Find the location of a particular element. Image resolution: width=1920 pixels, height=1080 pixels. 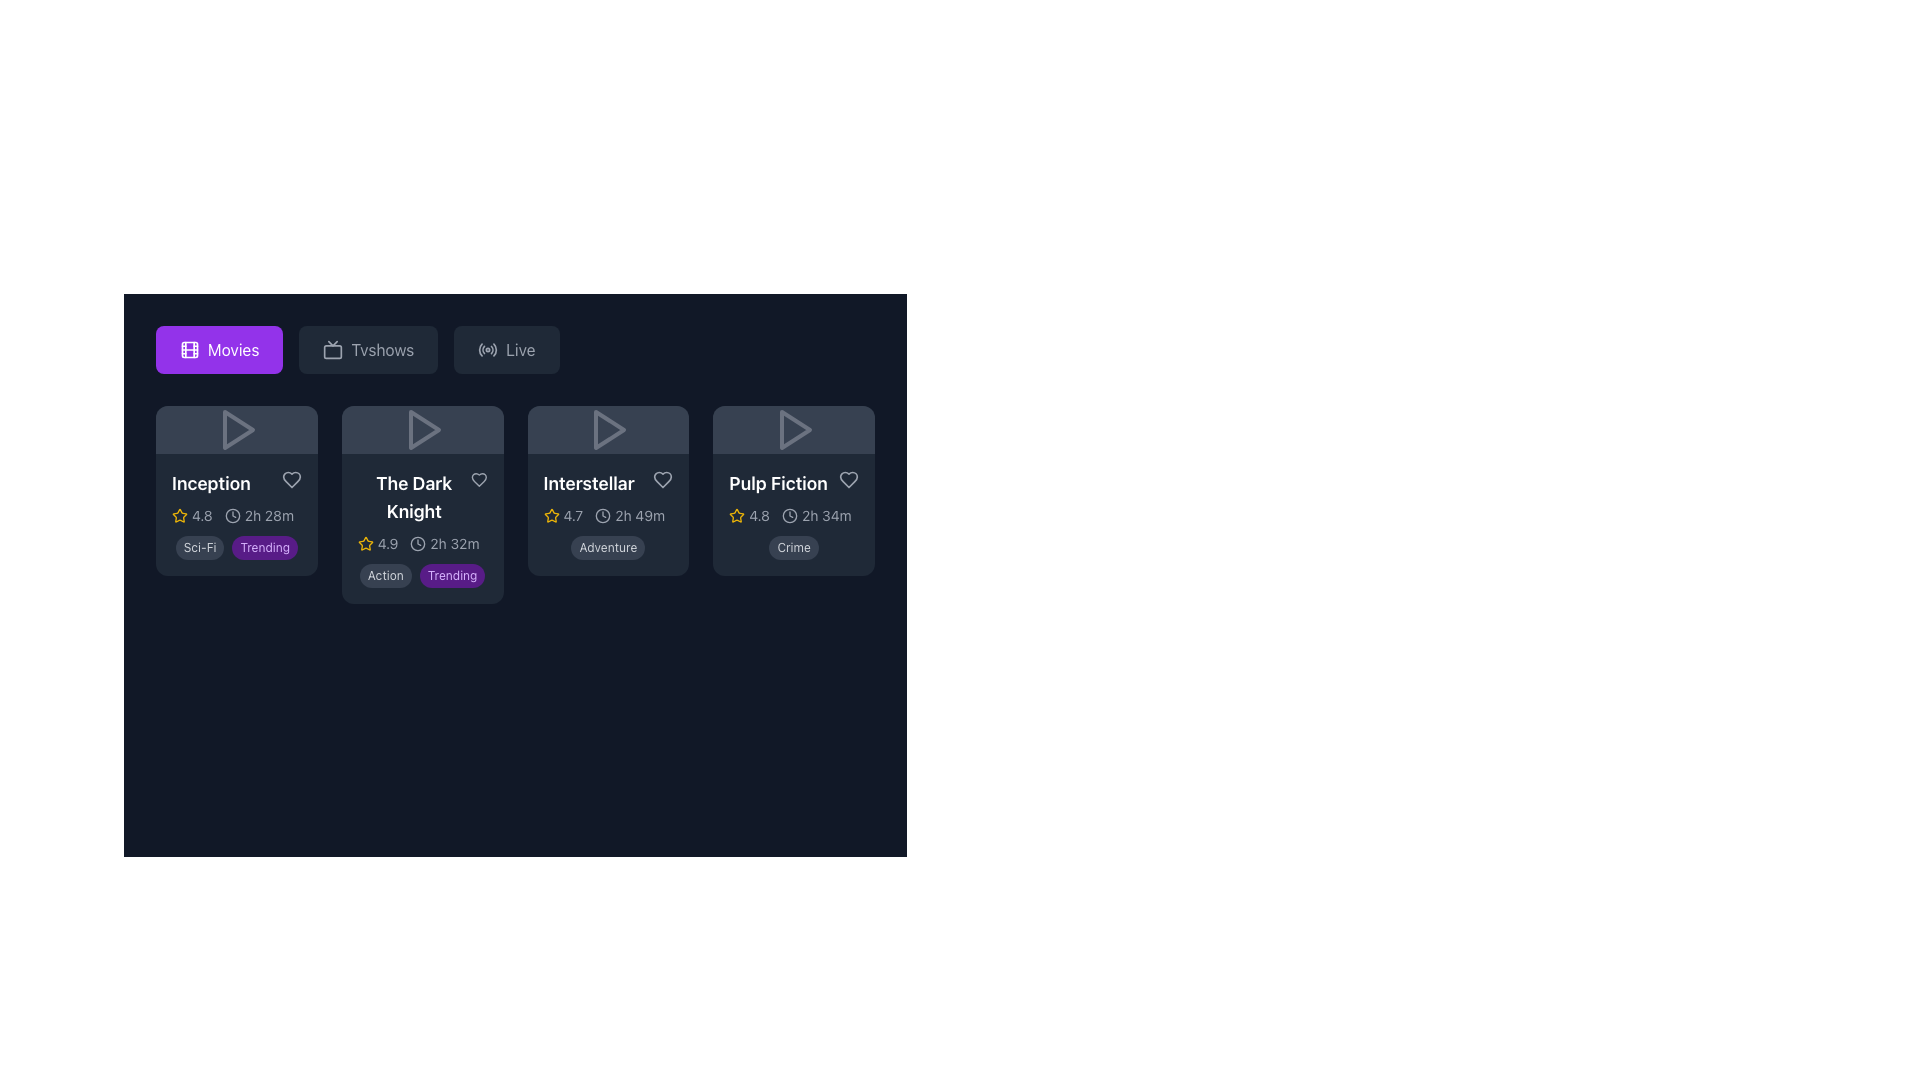

the static text element displaying the rating of the movie 'Interstellar', which shows a score of 4.7 out of 5 with a star icon, located in the third card of the interface is located at coordinates (562, 515).